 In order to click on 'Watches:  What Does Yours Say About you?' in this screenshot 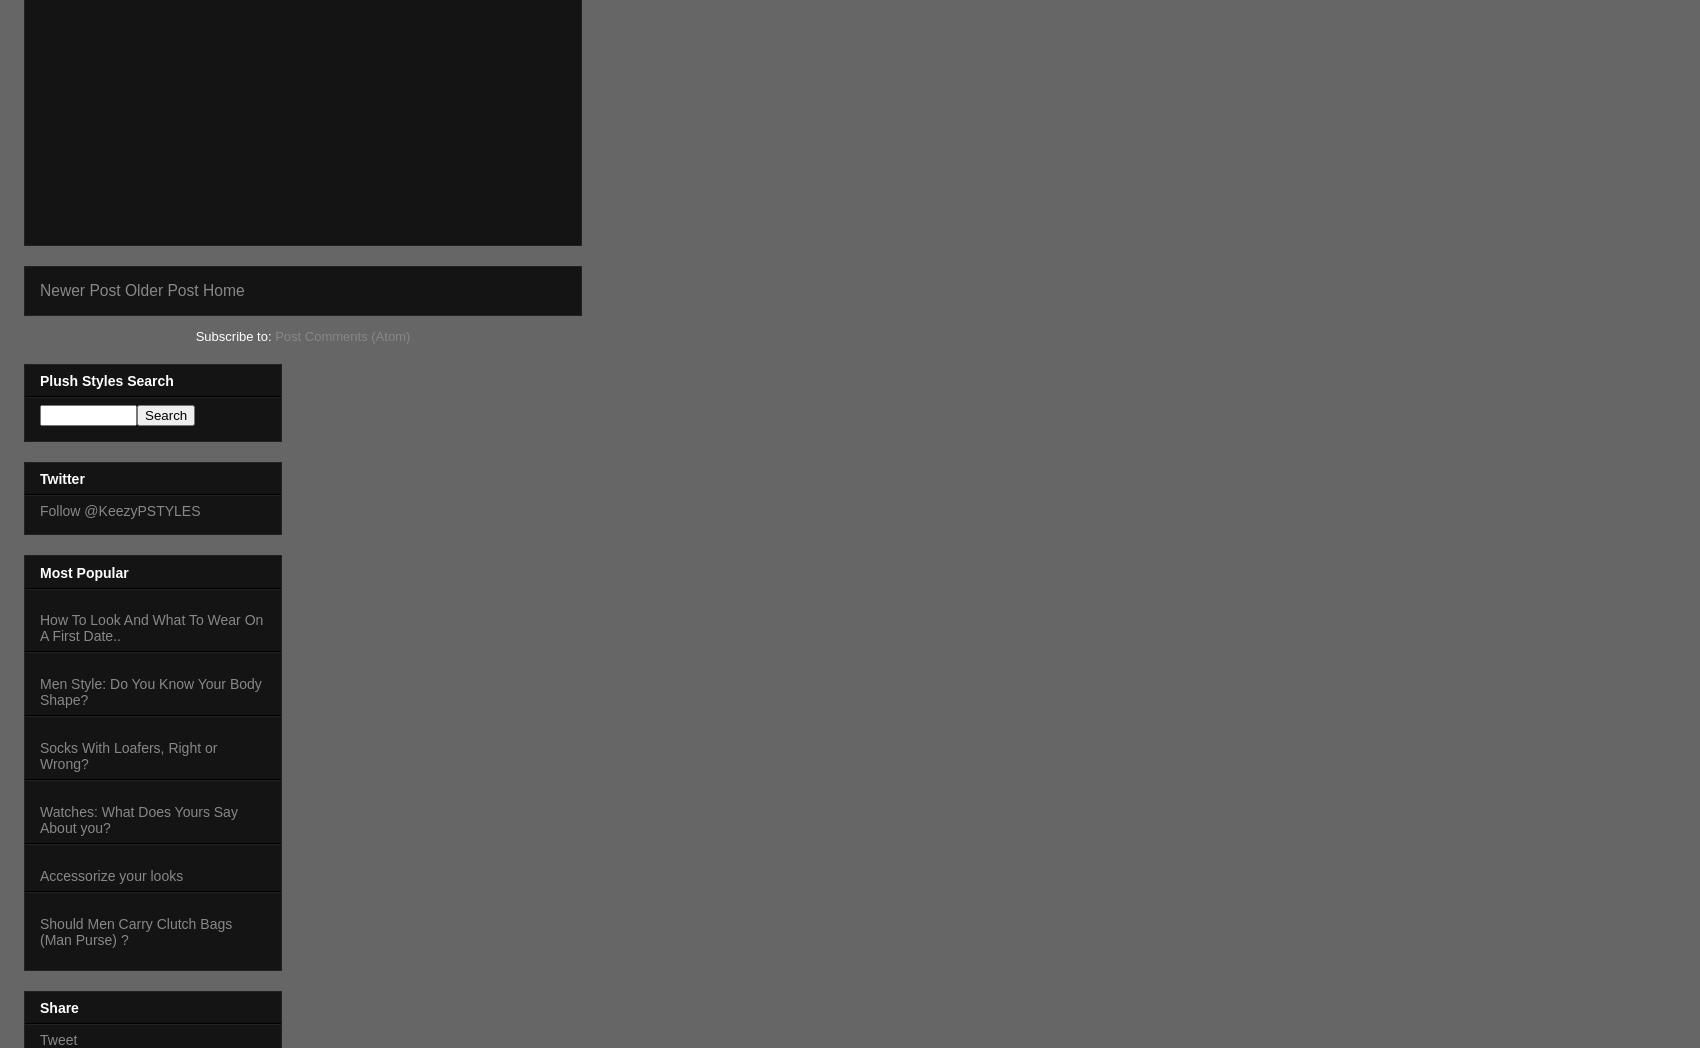, I will do `click(137, 818)`.